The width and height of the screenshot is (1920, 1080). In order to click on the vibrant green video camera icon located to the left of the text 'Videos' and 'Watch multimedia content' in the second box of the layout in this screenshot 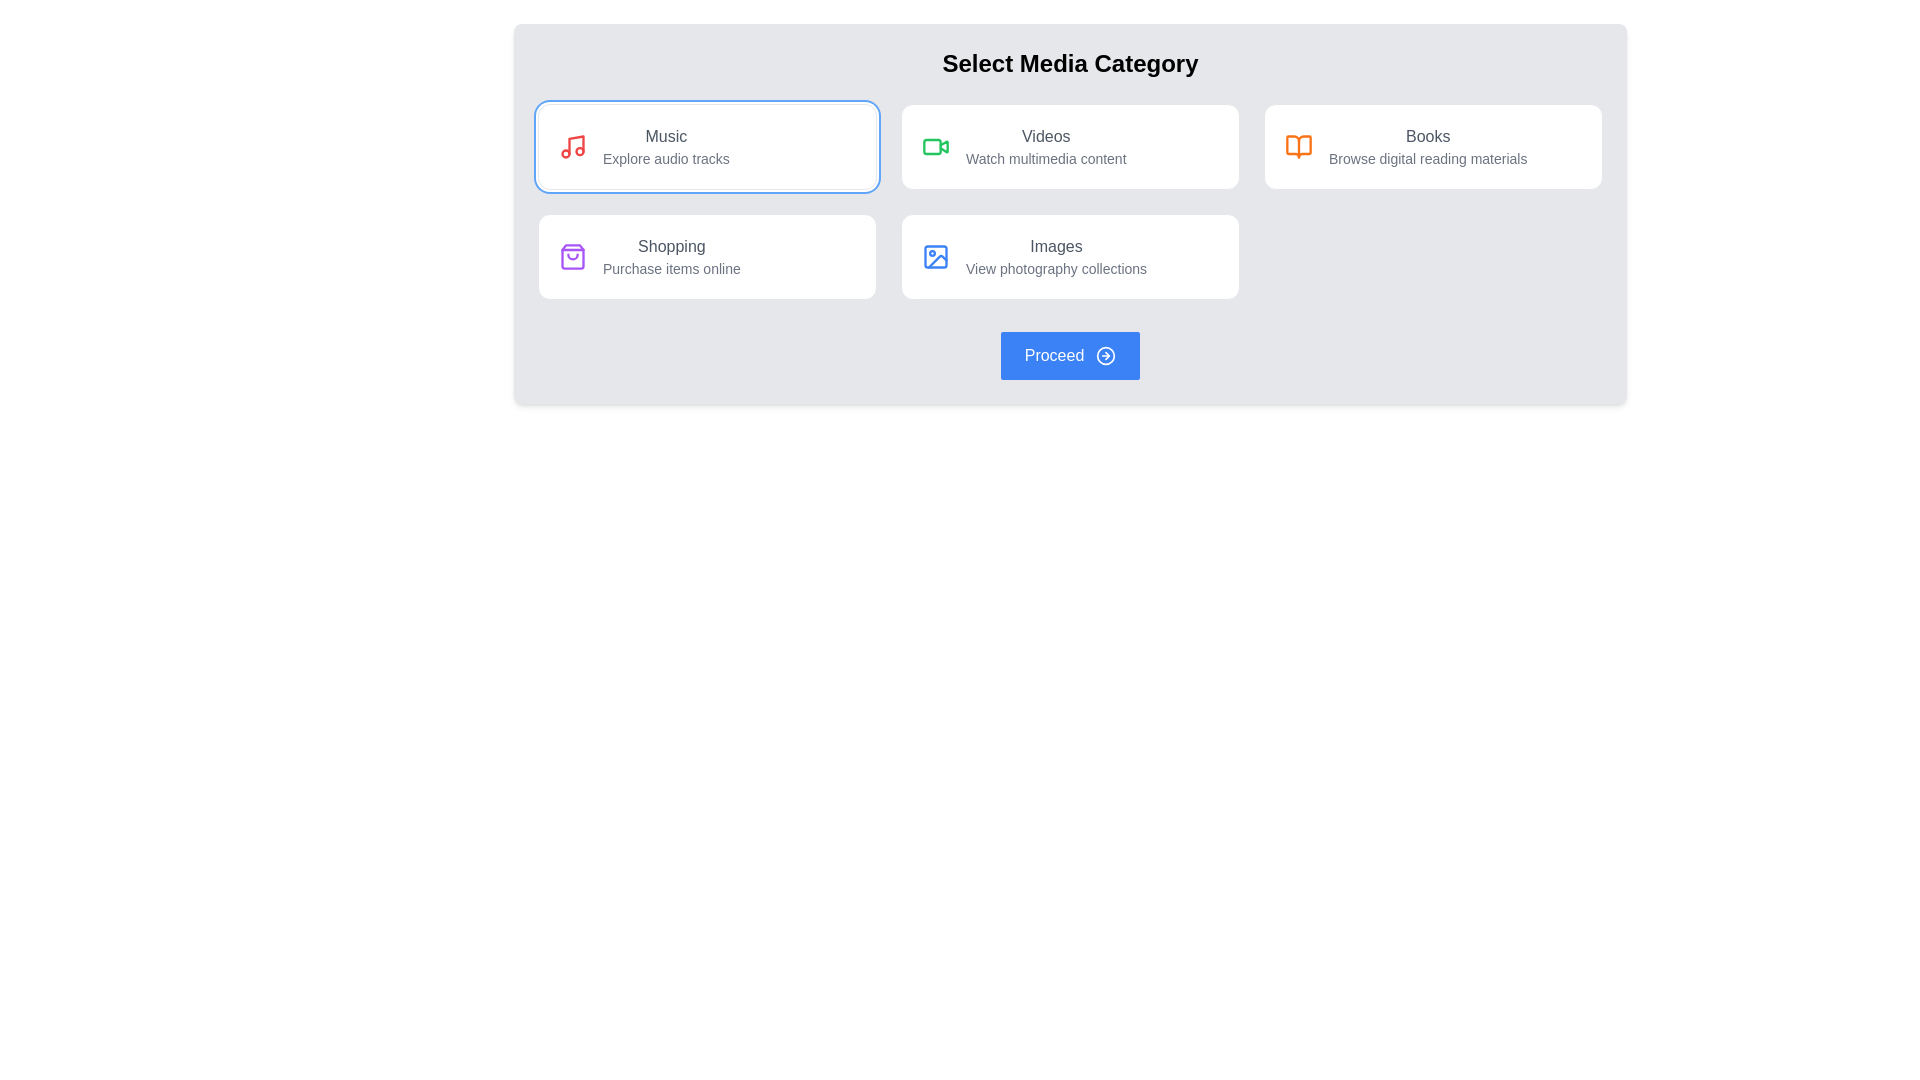, I will do `click(935, 145)`.